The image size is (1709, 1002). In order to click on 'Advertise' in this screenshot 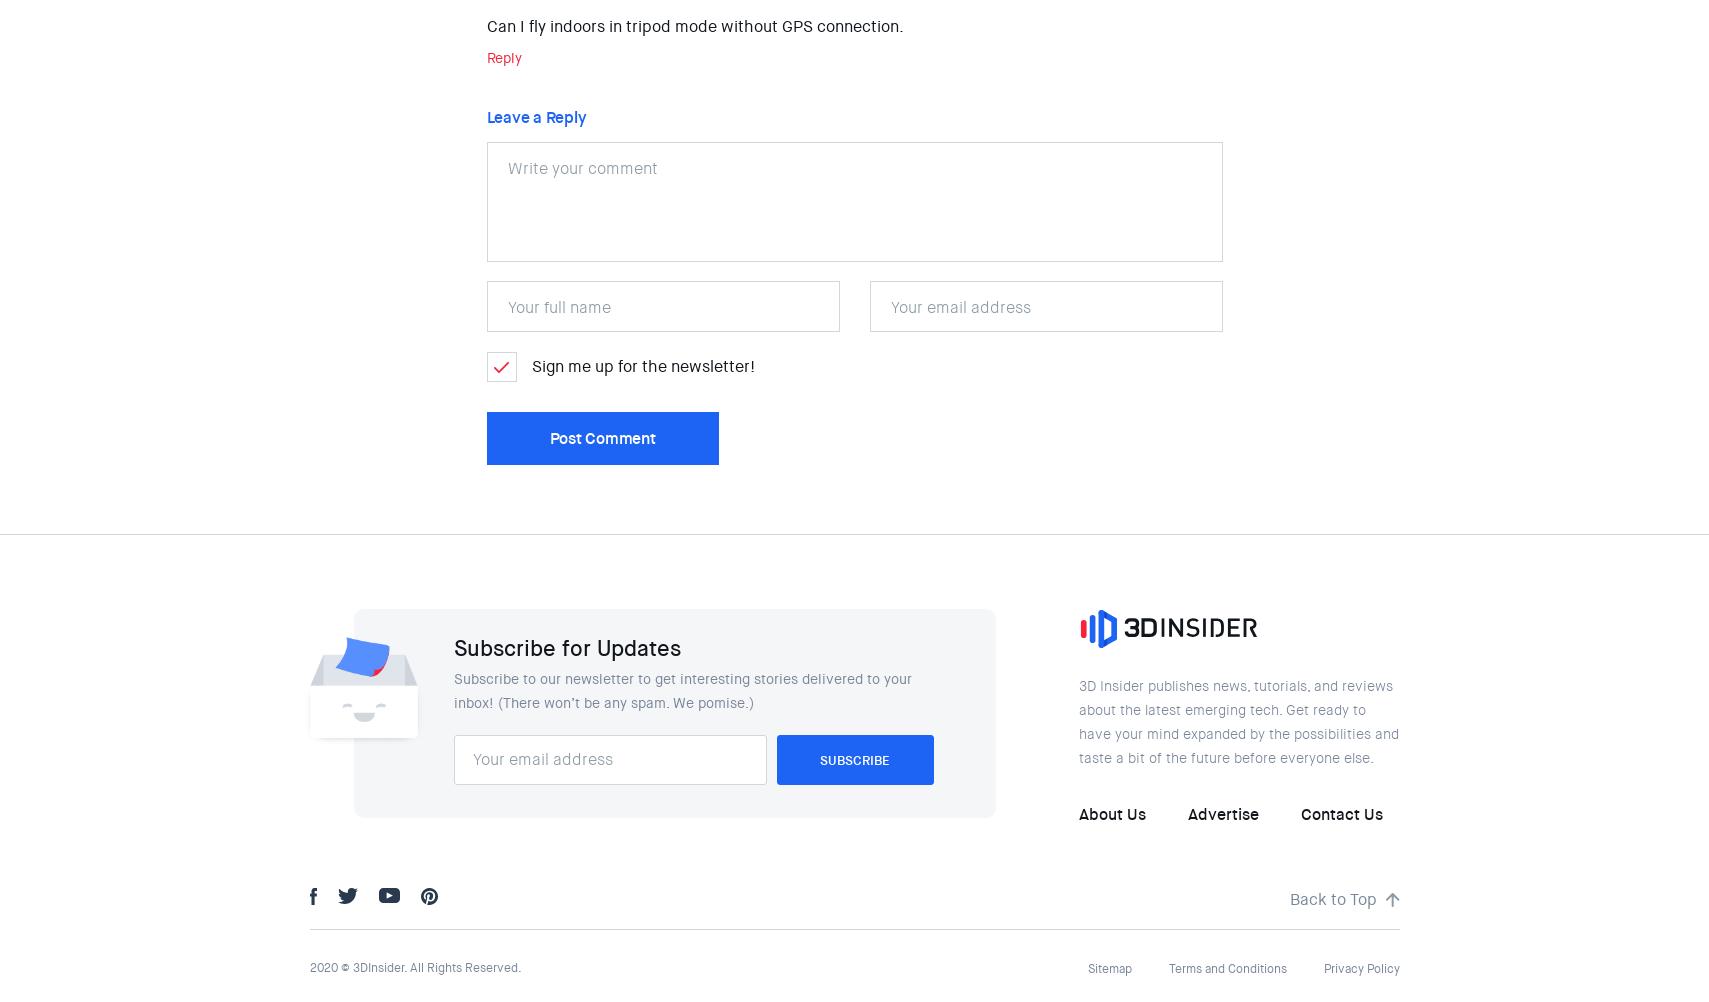, I will do `click(1222, 813)`.